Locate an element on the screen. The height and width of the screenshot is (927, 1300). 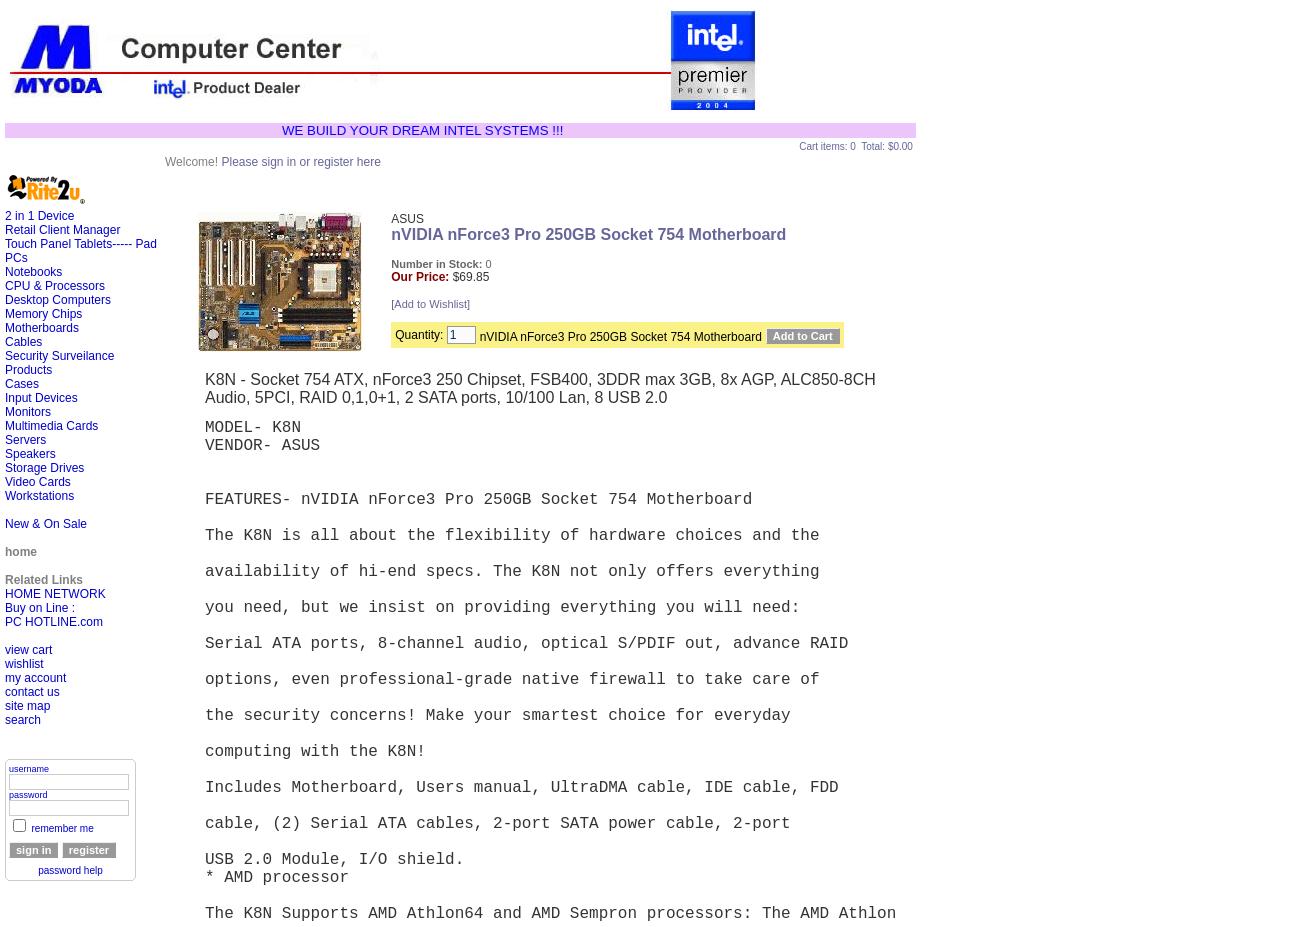
'my account' is located at coordinates (34, 677).